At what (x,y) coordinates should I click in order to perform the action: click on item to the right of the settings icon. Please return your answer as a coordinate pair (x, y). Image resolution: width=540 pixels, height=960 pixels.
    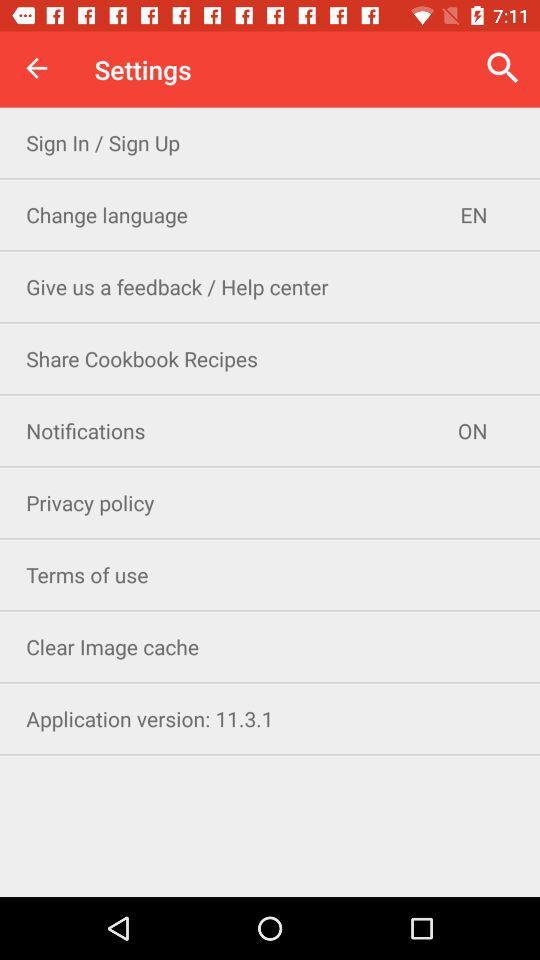
    Looking at the image, I should click on (502, 68).